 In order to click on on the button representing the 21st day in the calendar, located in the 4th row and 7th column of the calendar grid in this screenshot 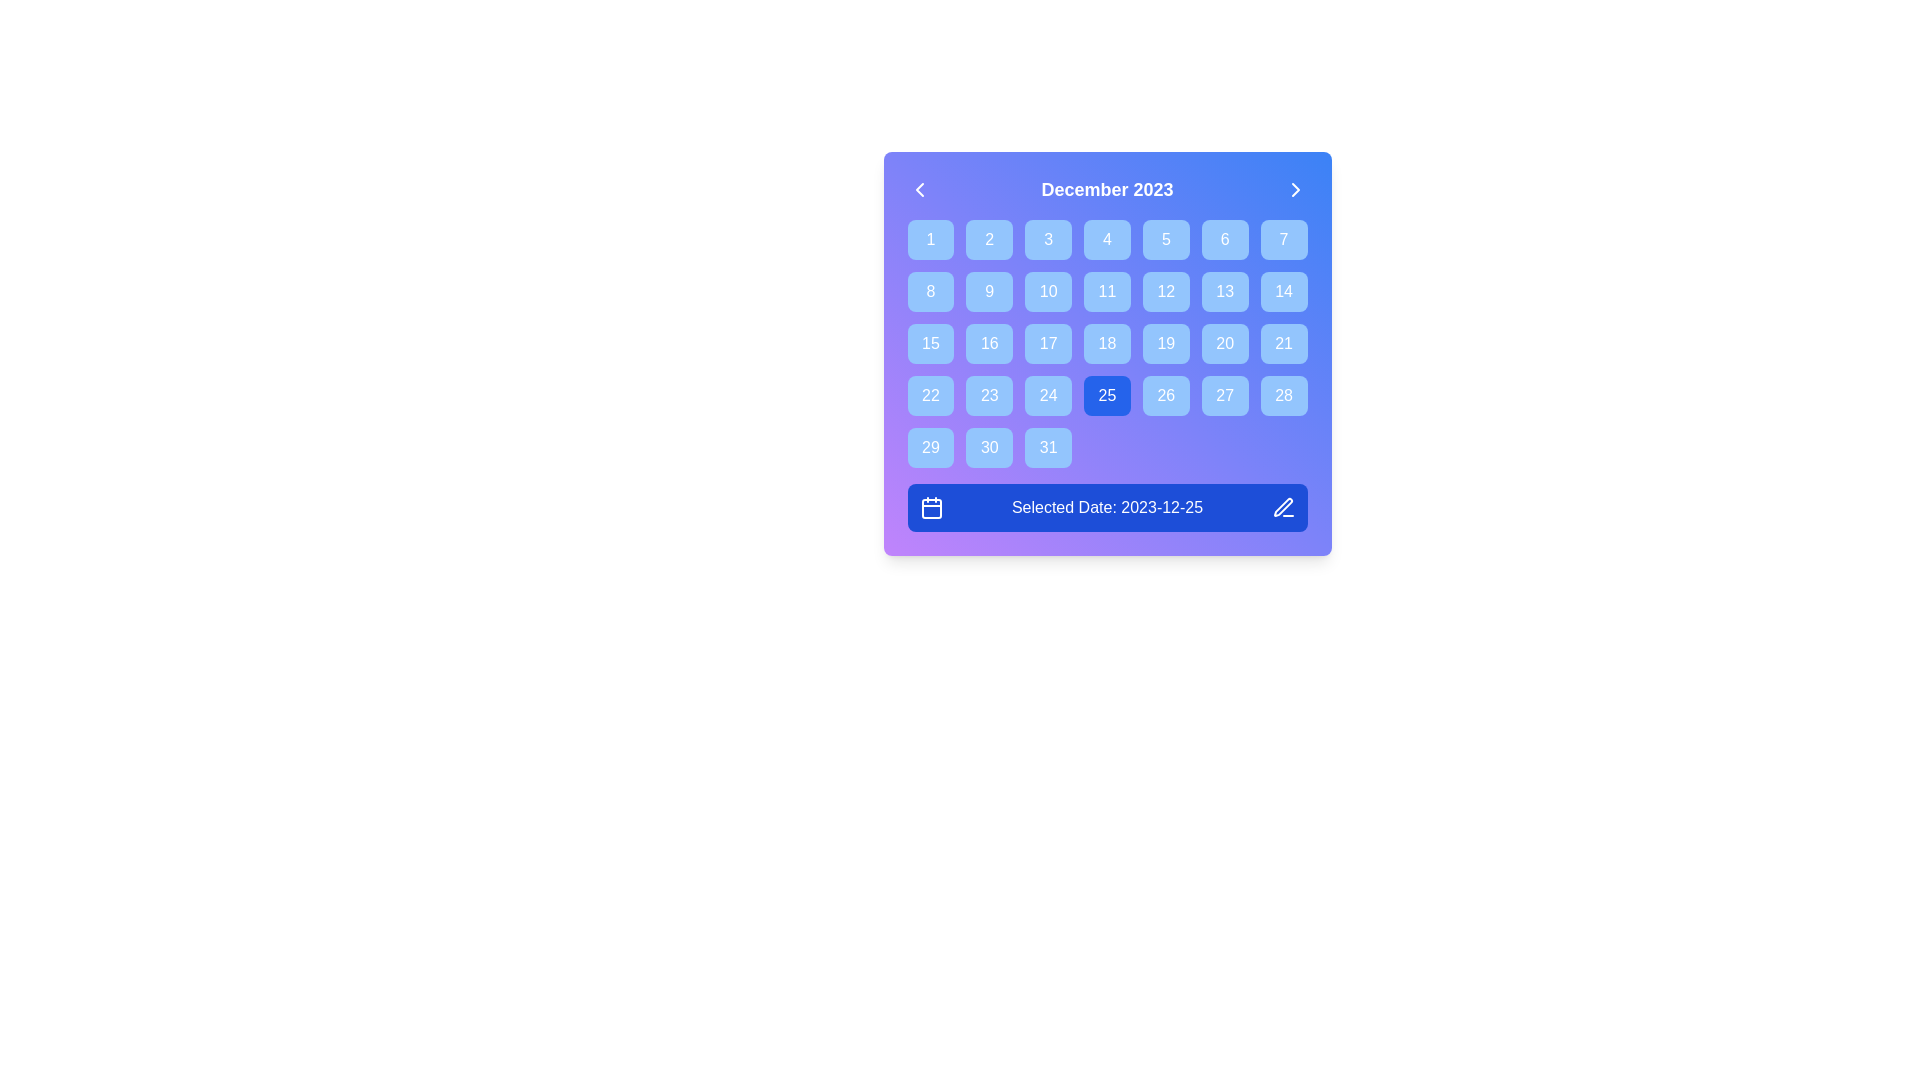, I will do `click(1284, 342)`.